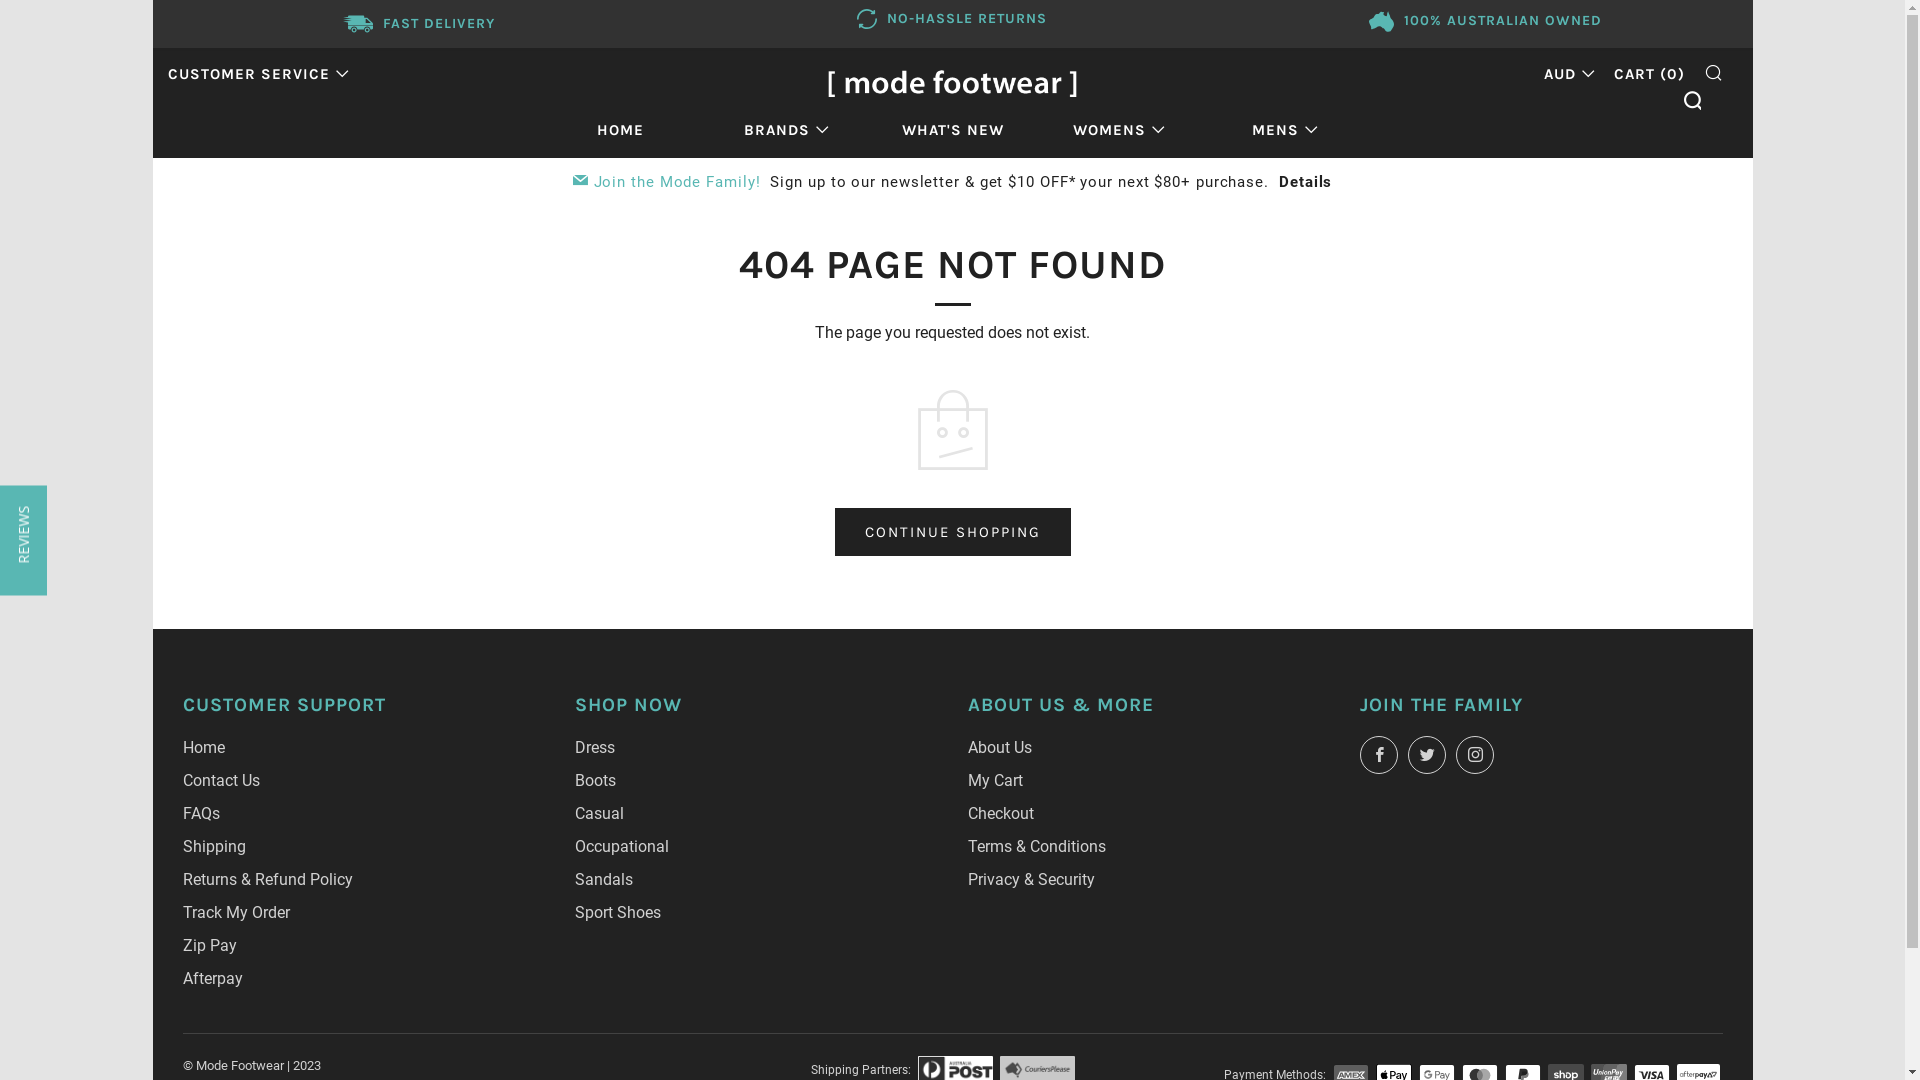  Describe the element at coordinates (266, 878) in the screenshot. I see `'Returns & Refund Policy'` at that location.